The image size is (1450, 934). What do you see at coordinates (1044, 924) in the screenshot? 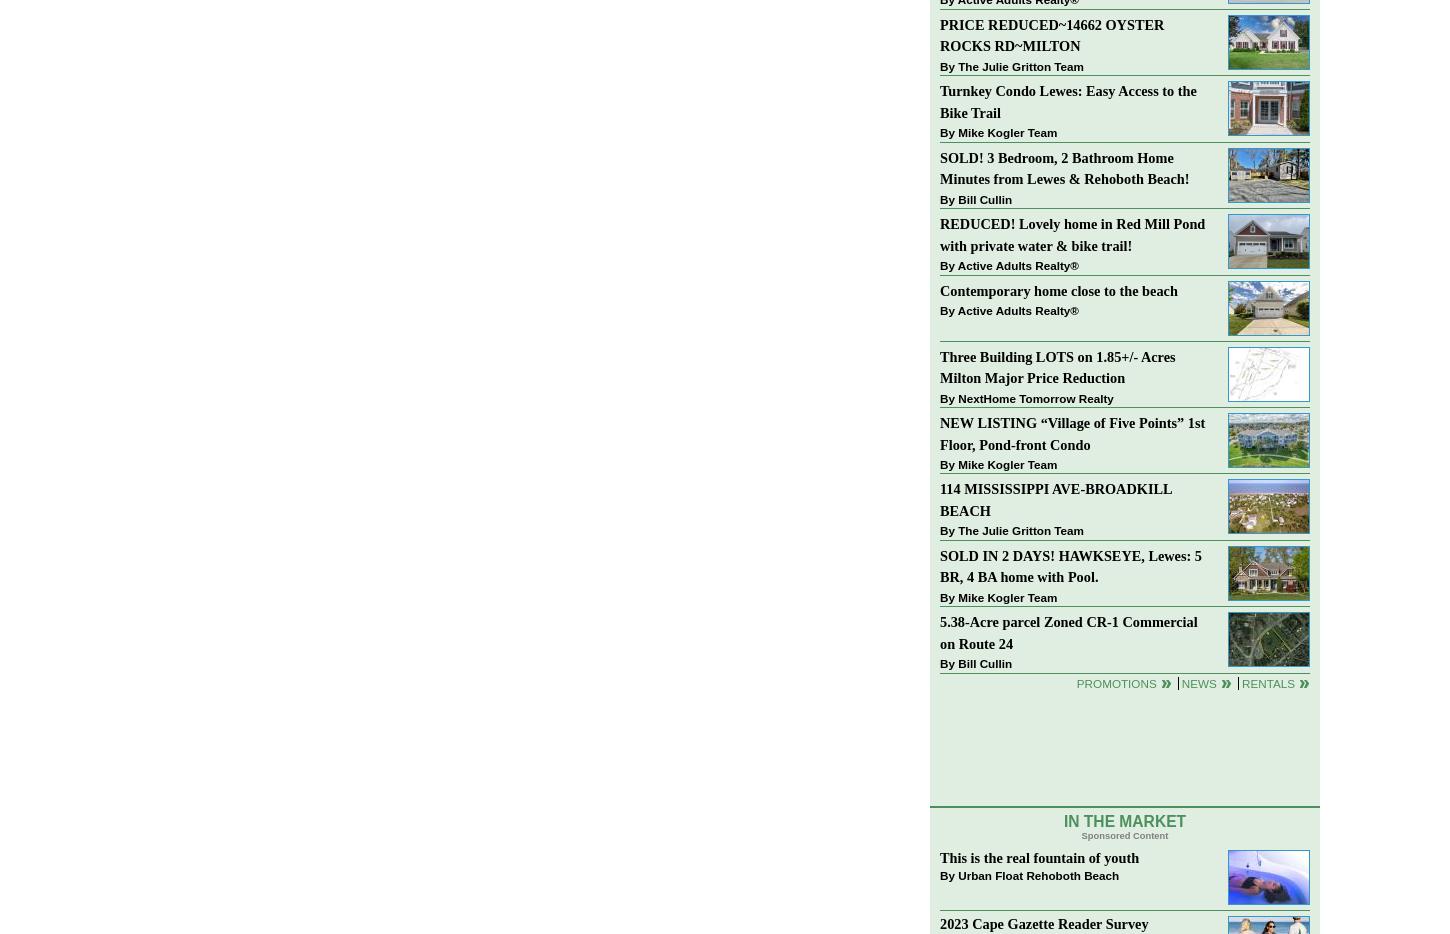
I see `'2023 Cape Gazette Reader Survey'` at bounding box center [1044, 924].